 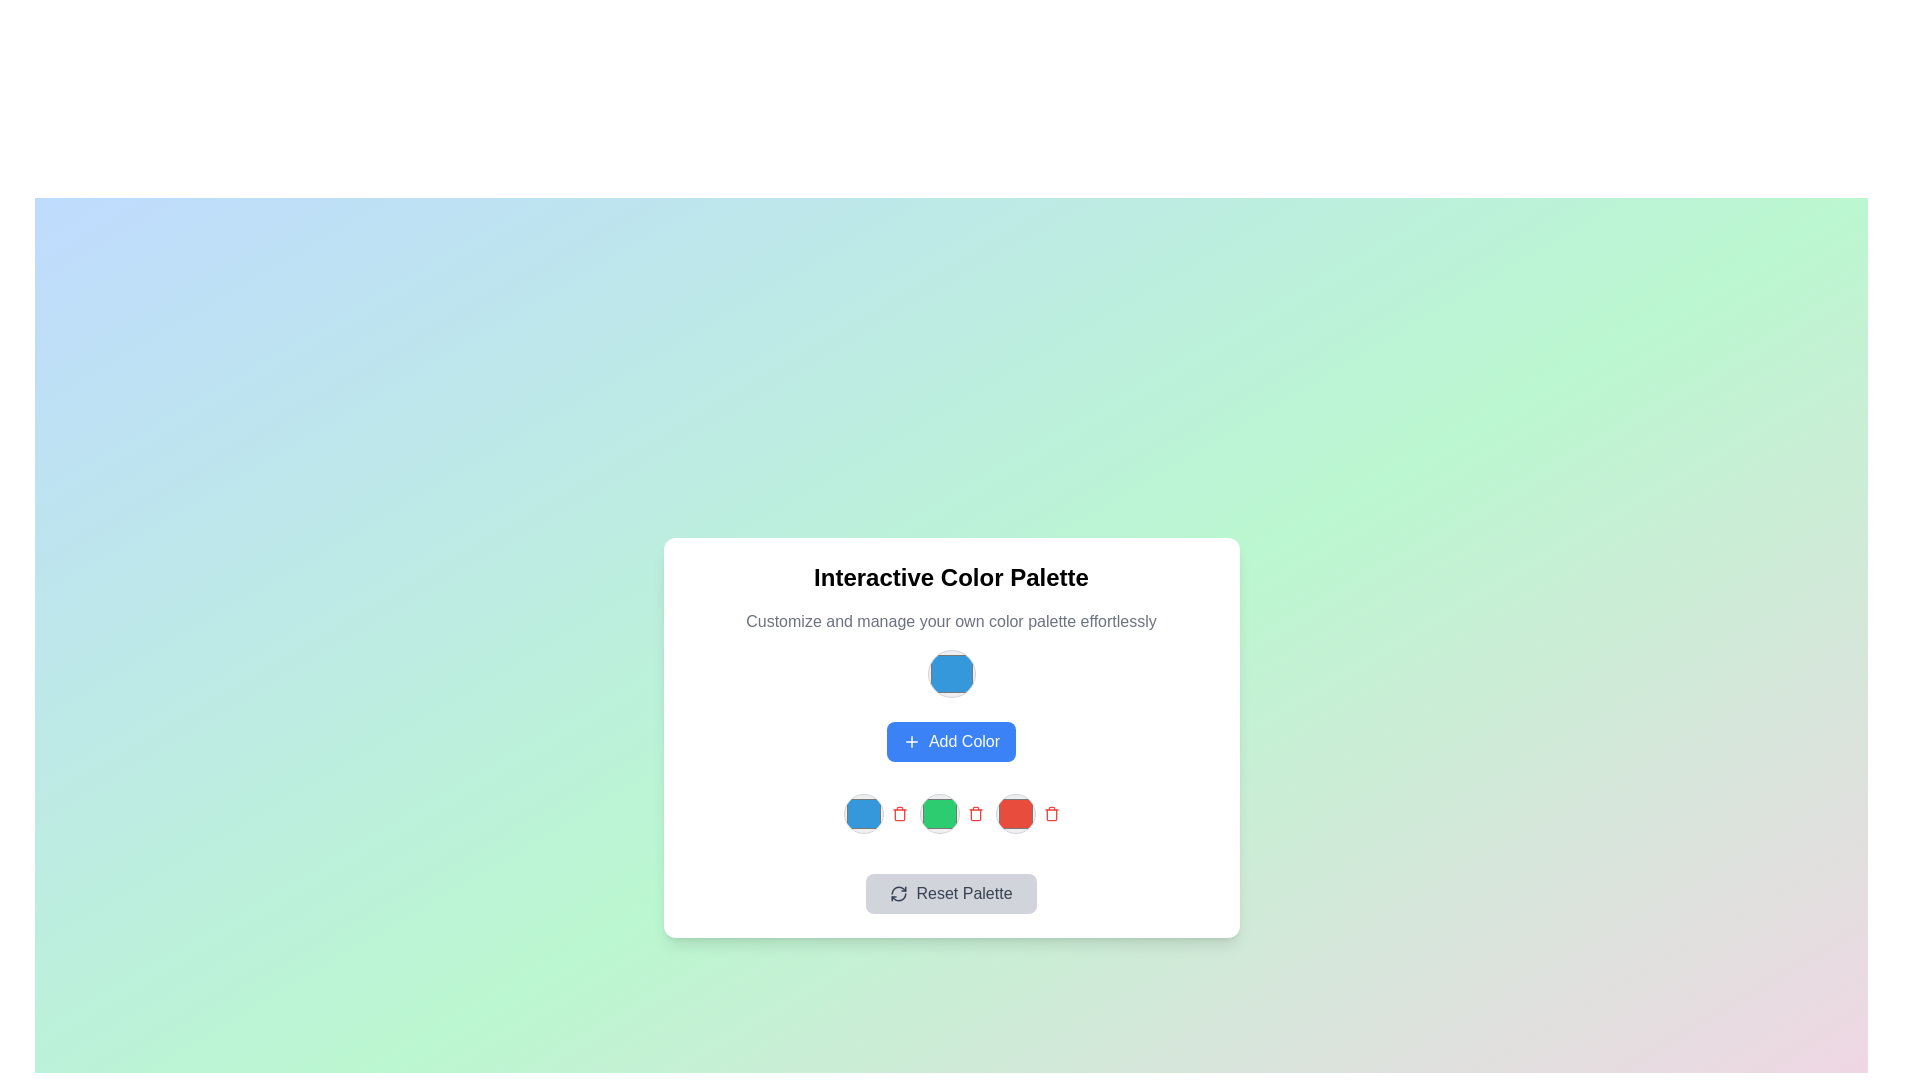 What do you see at coordinates (1050, 815) in the screenshot?
I see `the middle rectangular outline of the trash bin icon, which is part of a minimalist design and located within the central interface panel` at bounding box center [1050, 815].